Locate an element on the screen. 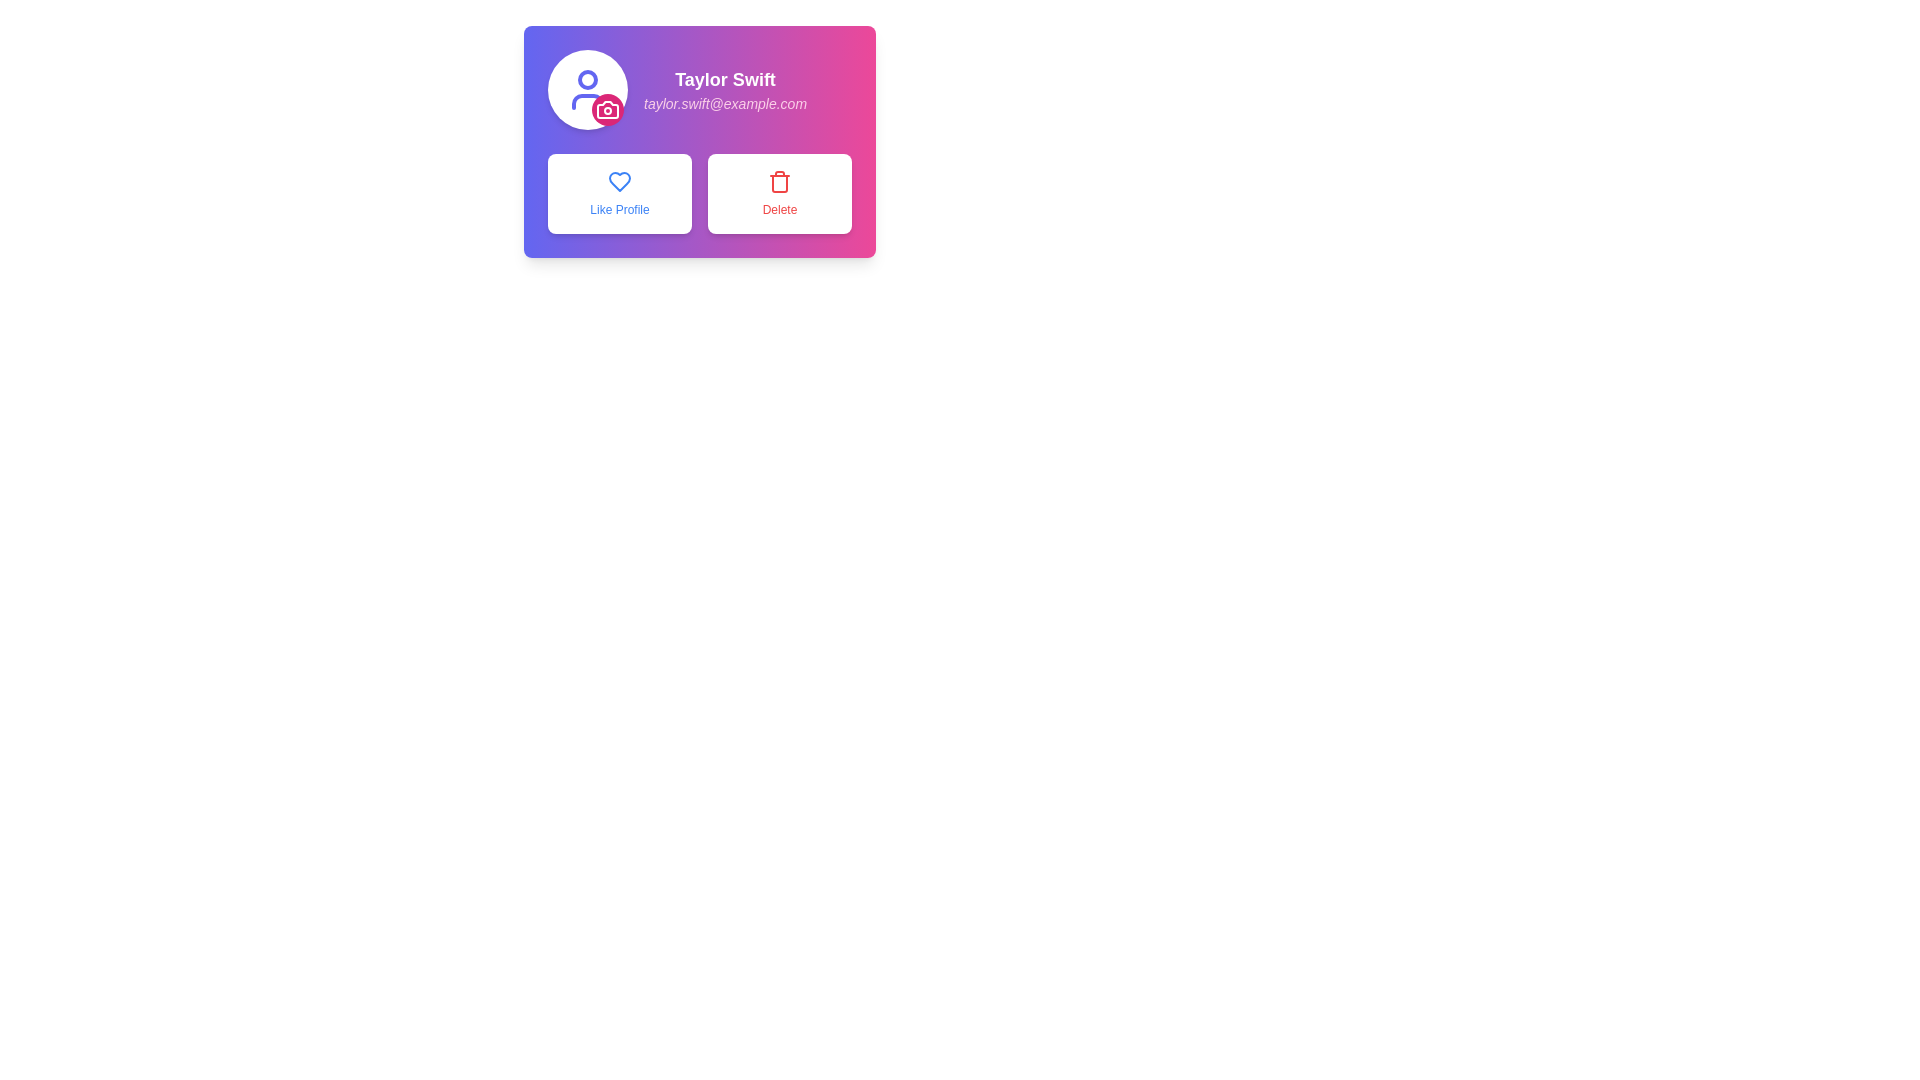 The height and width of the screenshot is (1080, 1920). the 'Delete' text label located at the bottom of the button in the card-like component, which indicates the button's purpose to the user is located at coordinates (778, 209).